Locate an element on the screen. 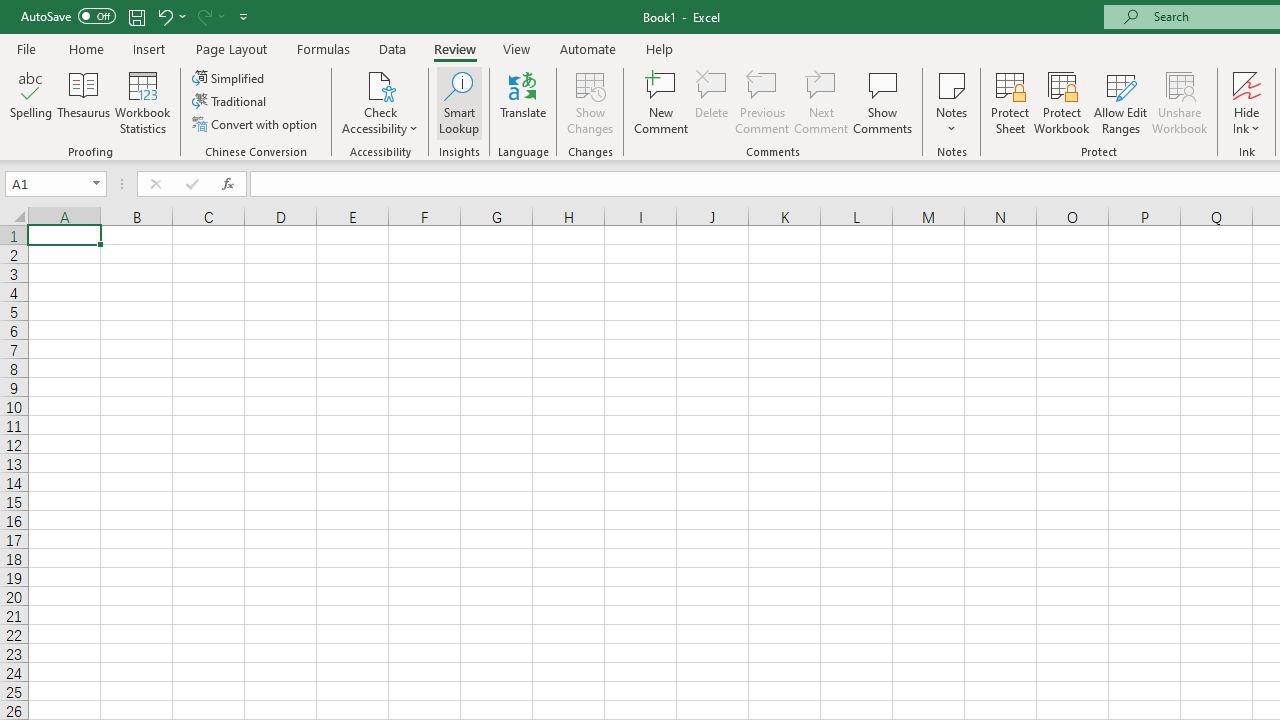 The width and height of the screenshot is (1280, 720). 'Thesaurus...' is located at coordinates (82, 103).